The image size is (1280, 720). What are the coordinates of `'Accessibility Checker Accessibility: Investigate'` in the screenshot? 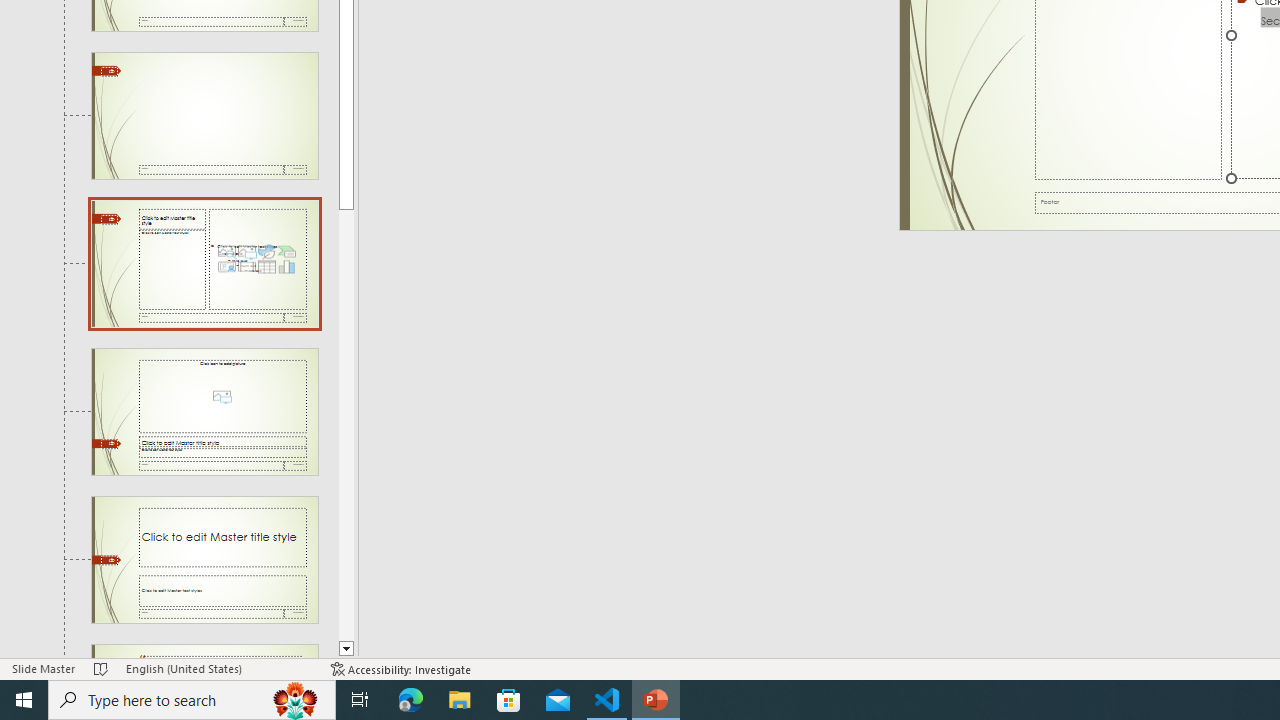 It's located at (400, 669).